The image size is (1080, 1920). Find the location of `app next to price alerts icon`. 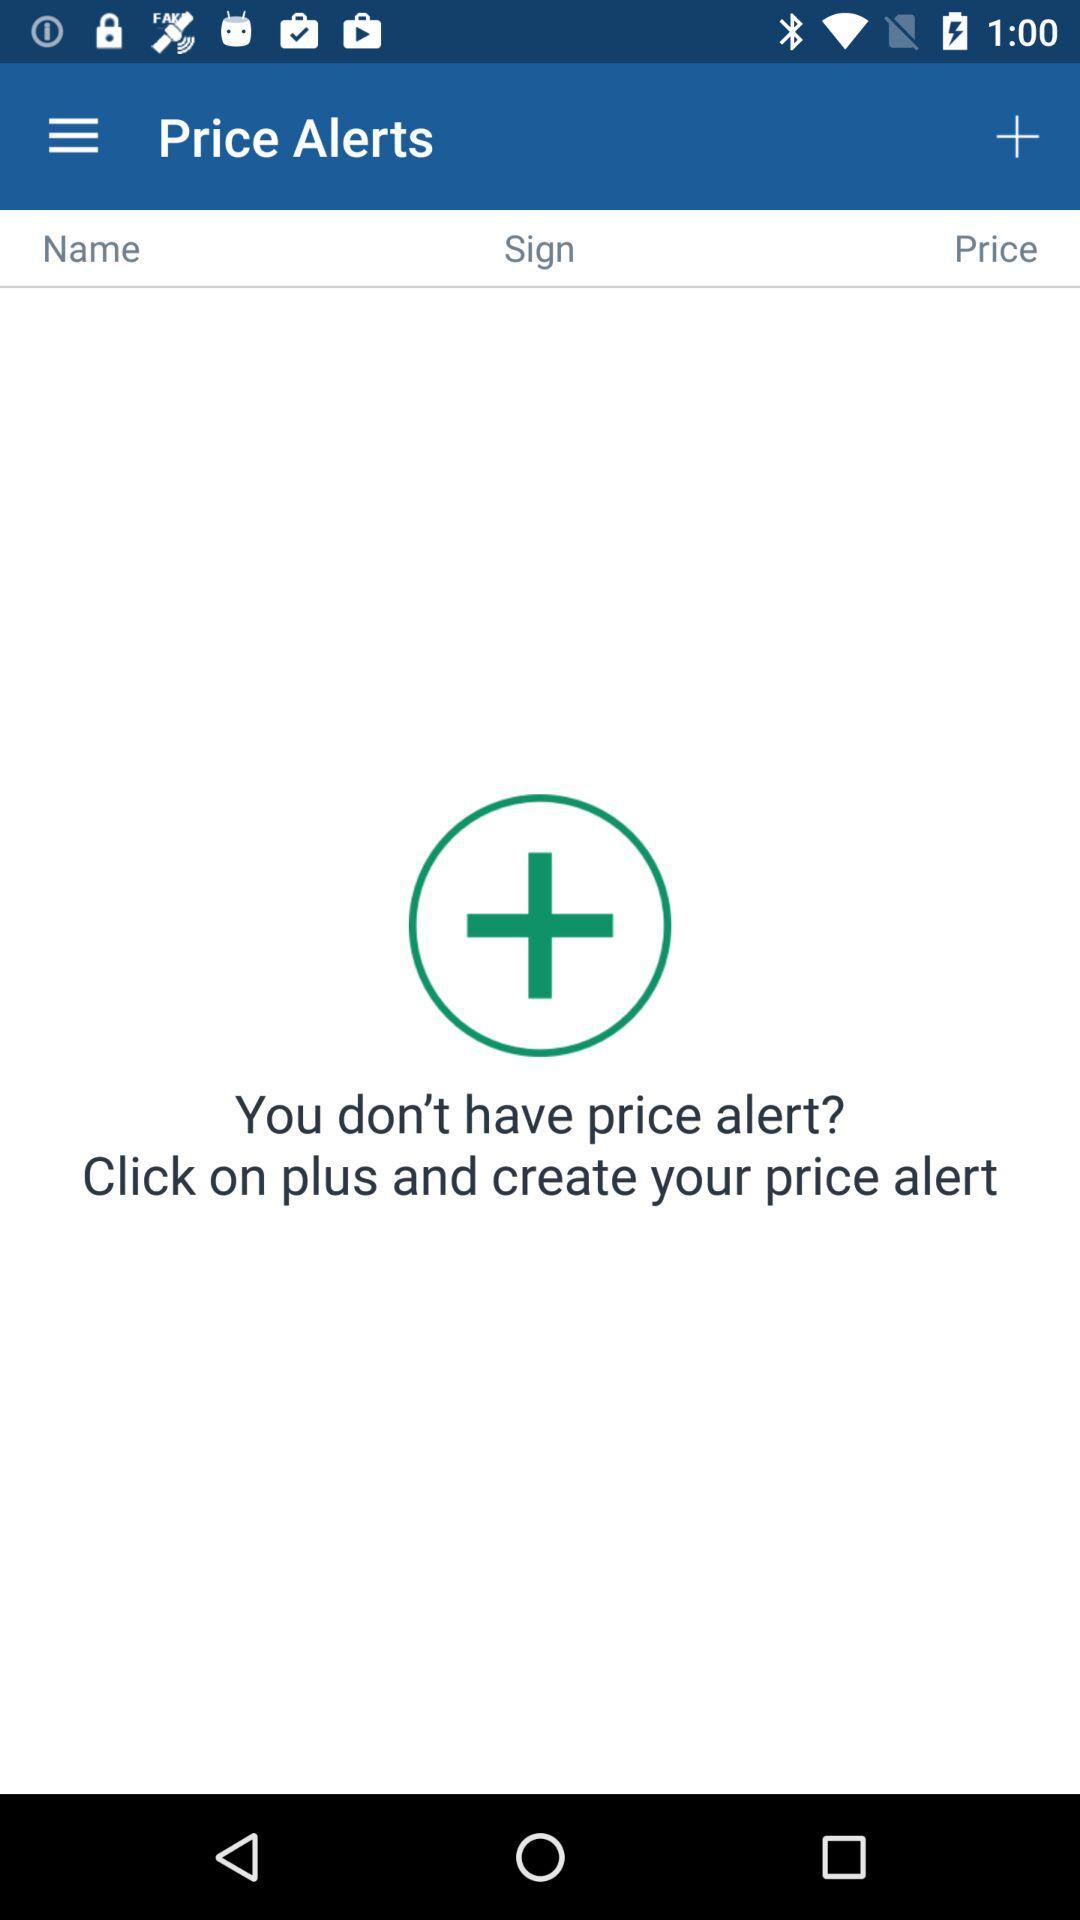

app next to price alerts icon is located at coordinates (72, 135).